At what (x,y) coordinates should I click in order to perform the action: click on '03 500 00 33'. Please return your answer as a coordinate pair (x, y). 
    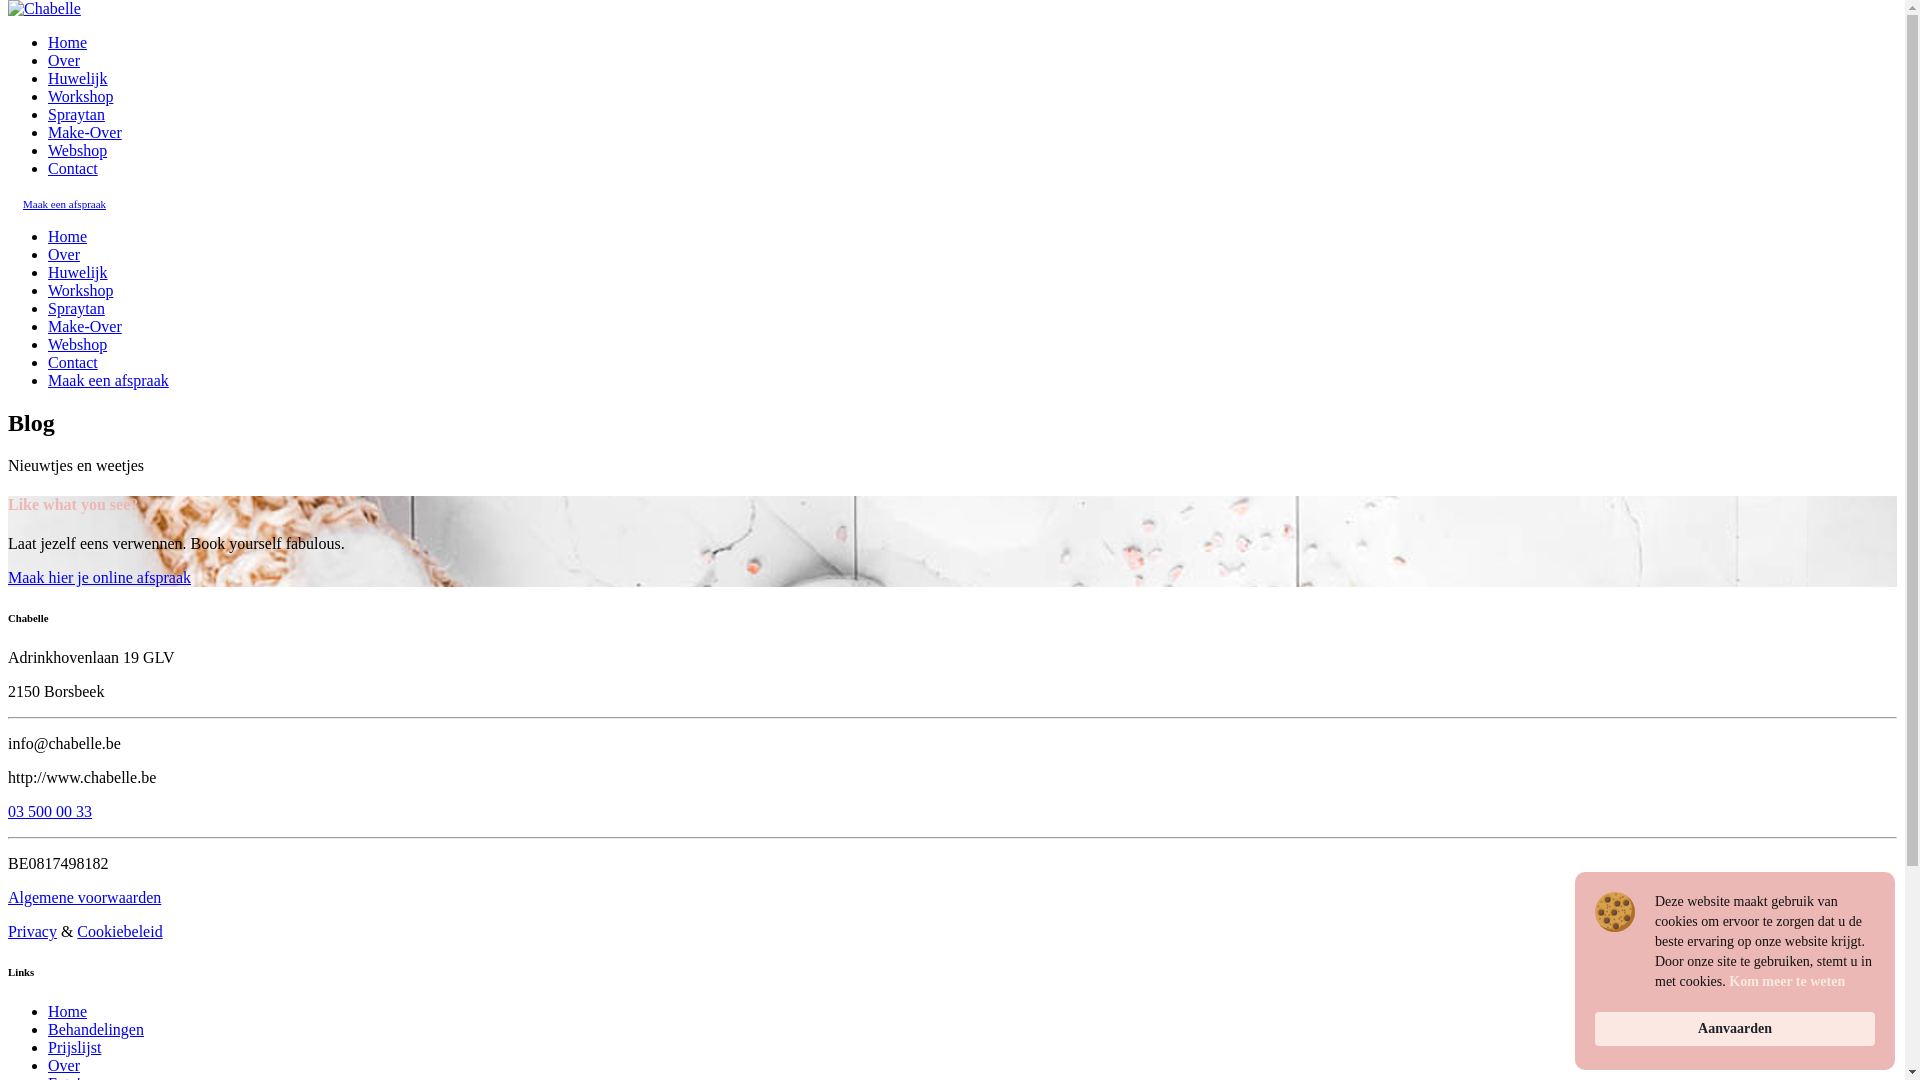
    Looking at the image, I should click on (8, 811).